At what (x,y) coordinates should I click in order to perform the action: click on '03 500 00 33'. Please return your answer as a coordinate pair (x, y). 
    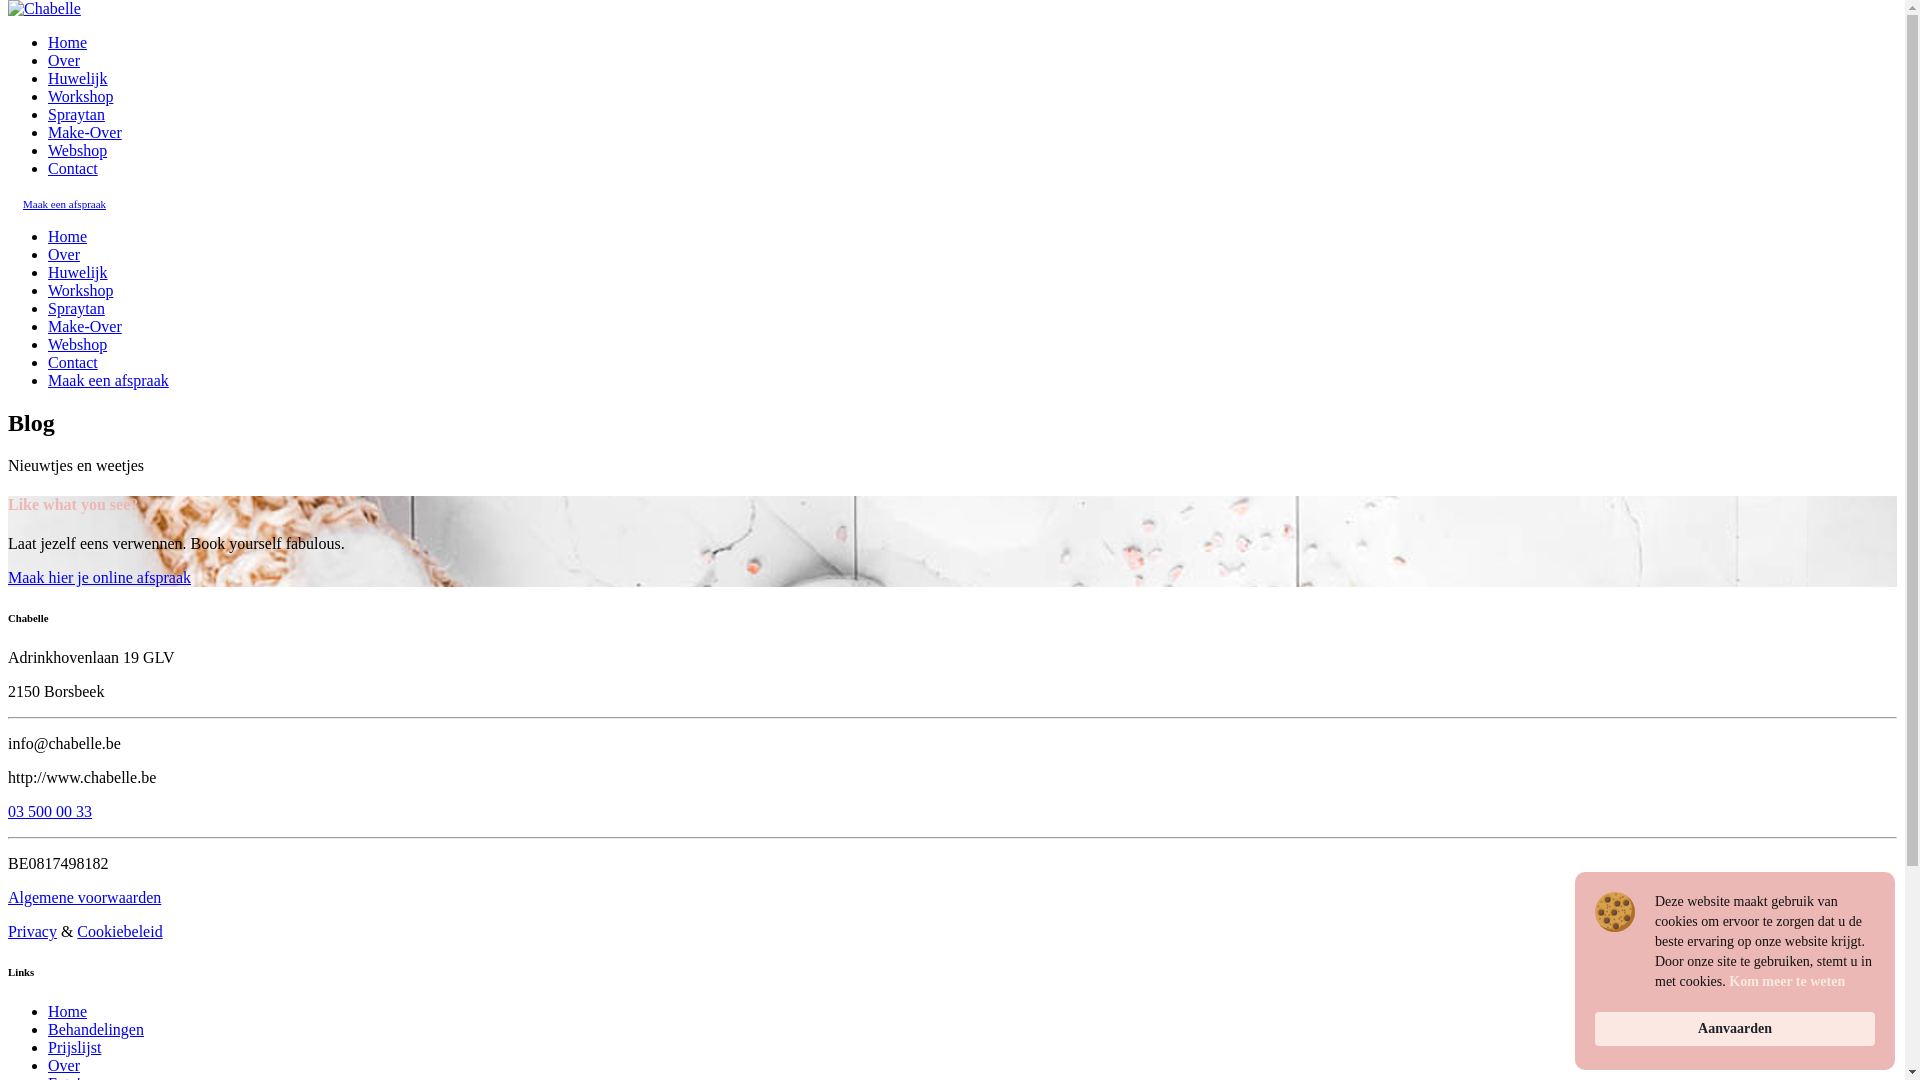
    Looking at the image, I should click on (8, 811).